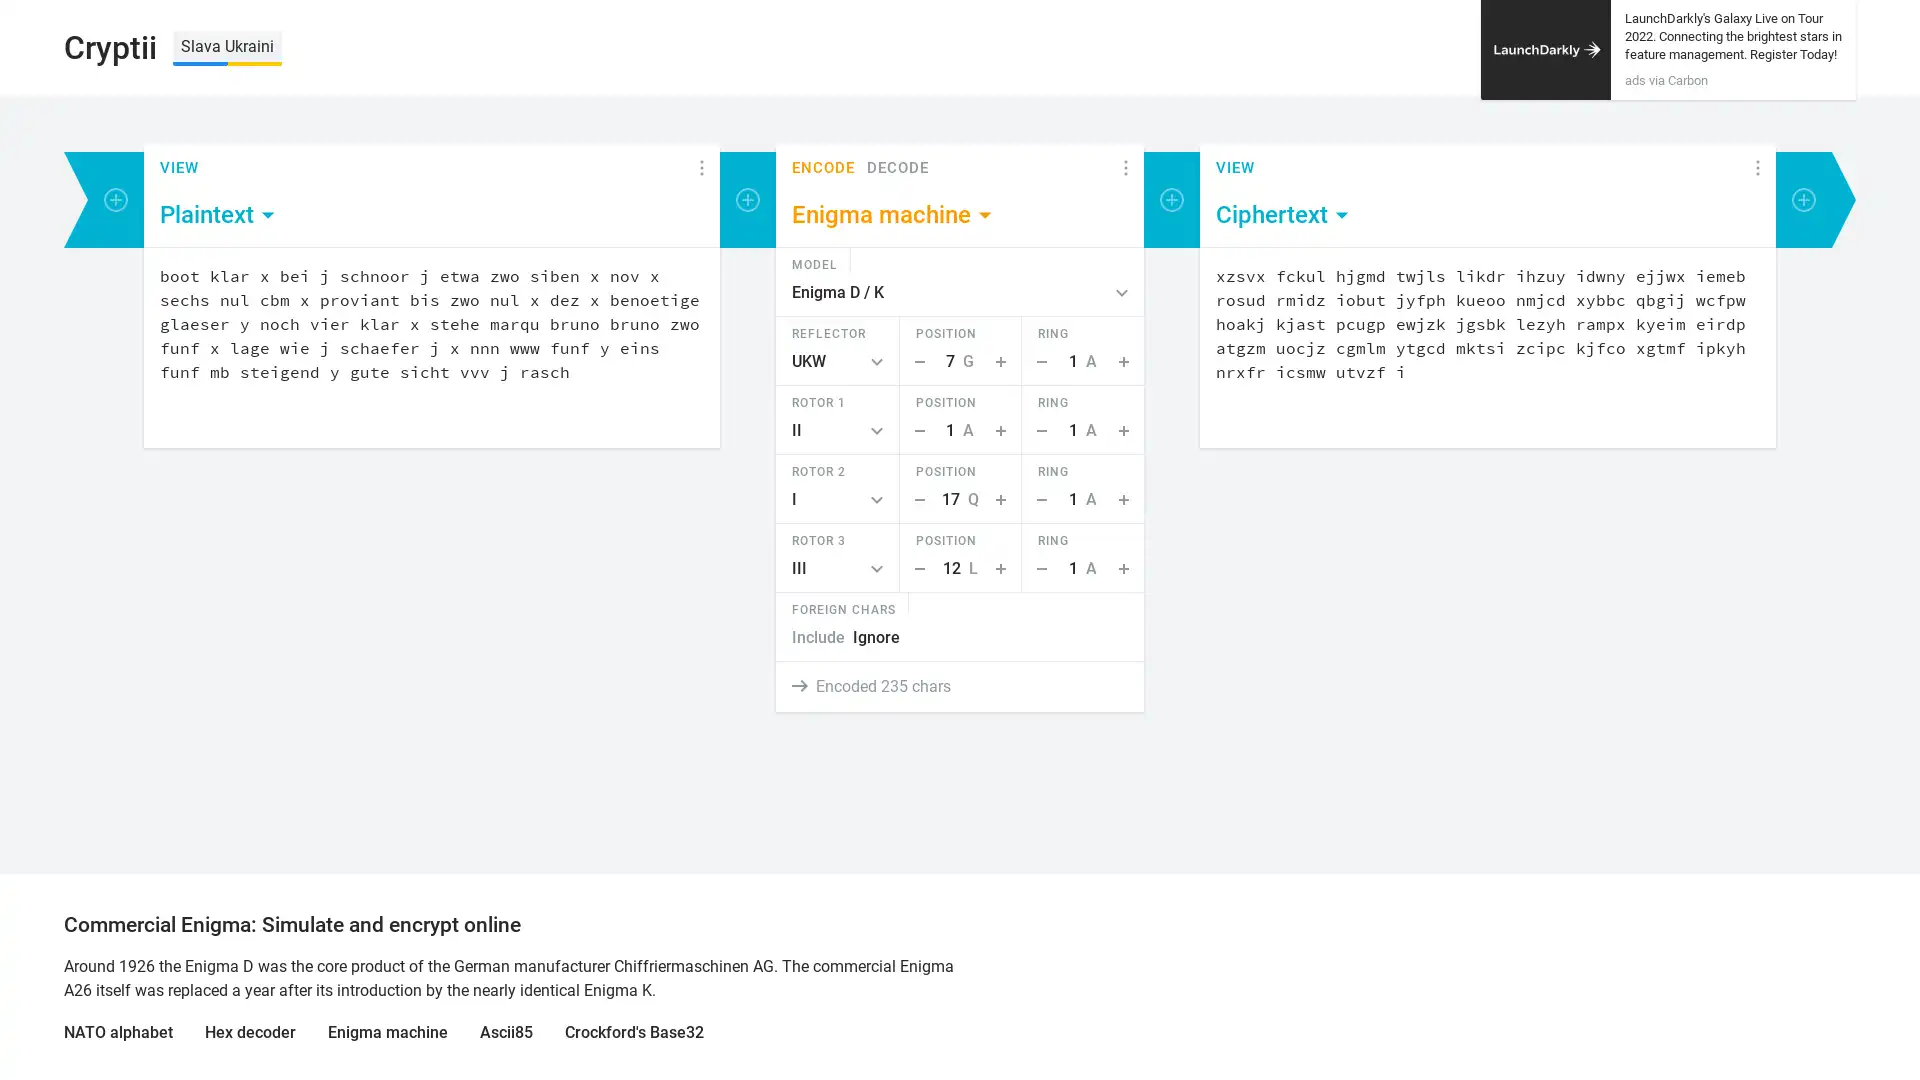  What do you see at coordinates (914, 362) in the screenshot?
I see `Step Down` at bounding box center [914, 362].